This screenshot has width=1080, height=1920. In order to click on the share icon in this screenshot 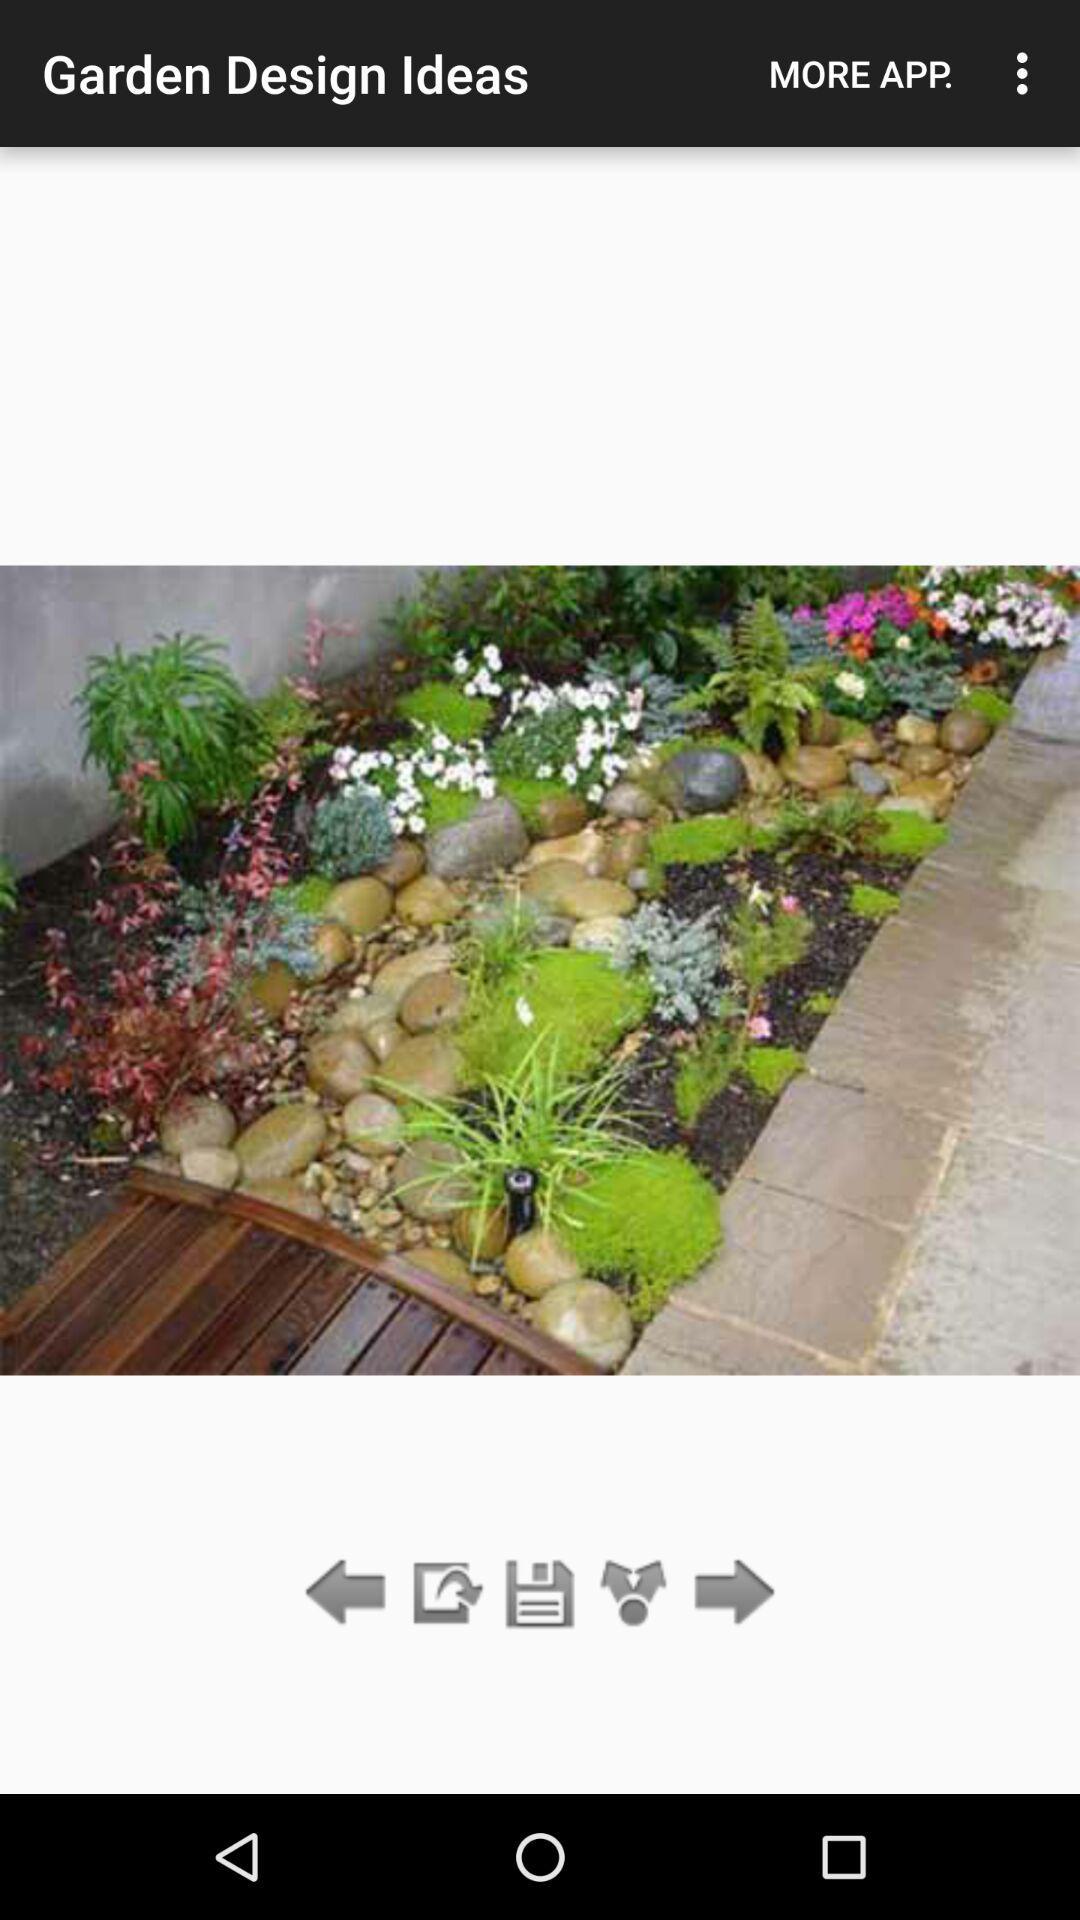, I will do `click(634, 1593)`.